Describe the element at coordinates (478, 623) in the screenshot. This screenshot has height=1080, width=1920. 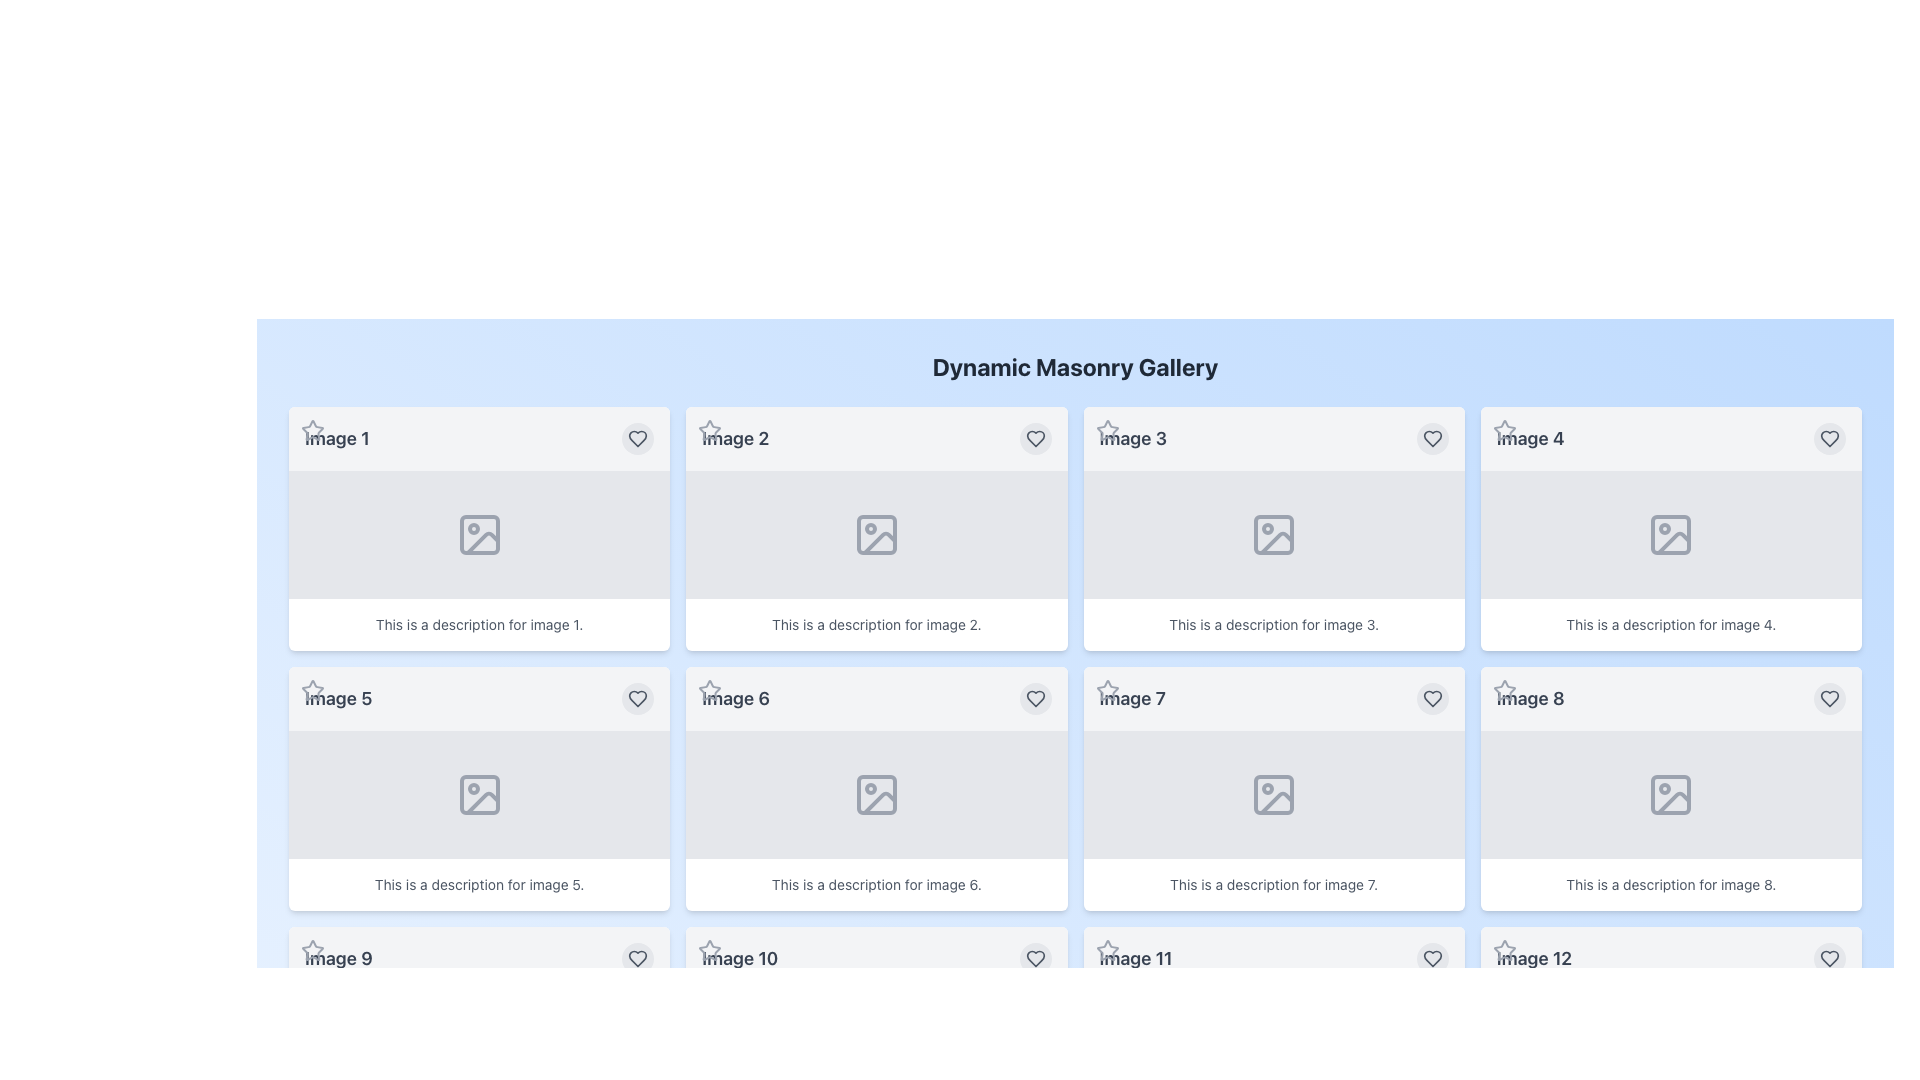
I see `text block containing the sentence 'This is a description for image 1.' located at the bottom of the card for 'Image 1'` at that location.